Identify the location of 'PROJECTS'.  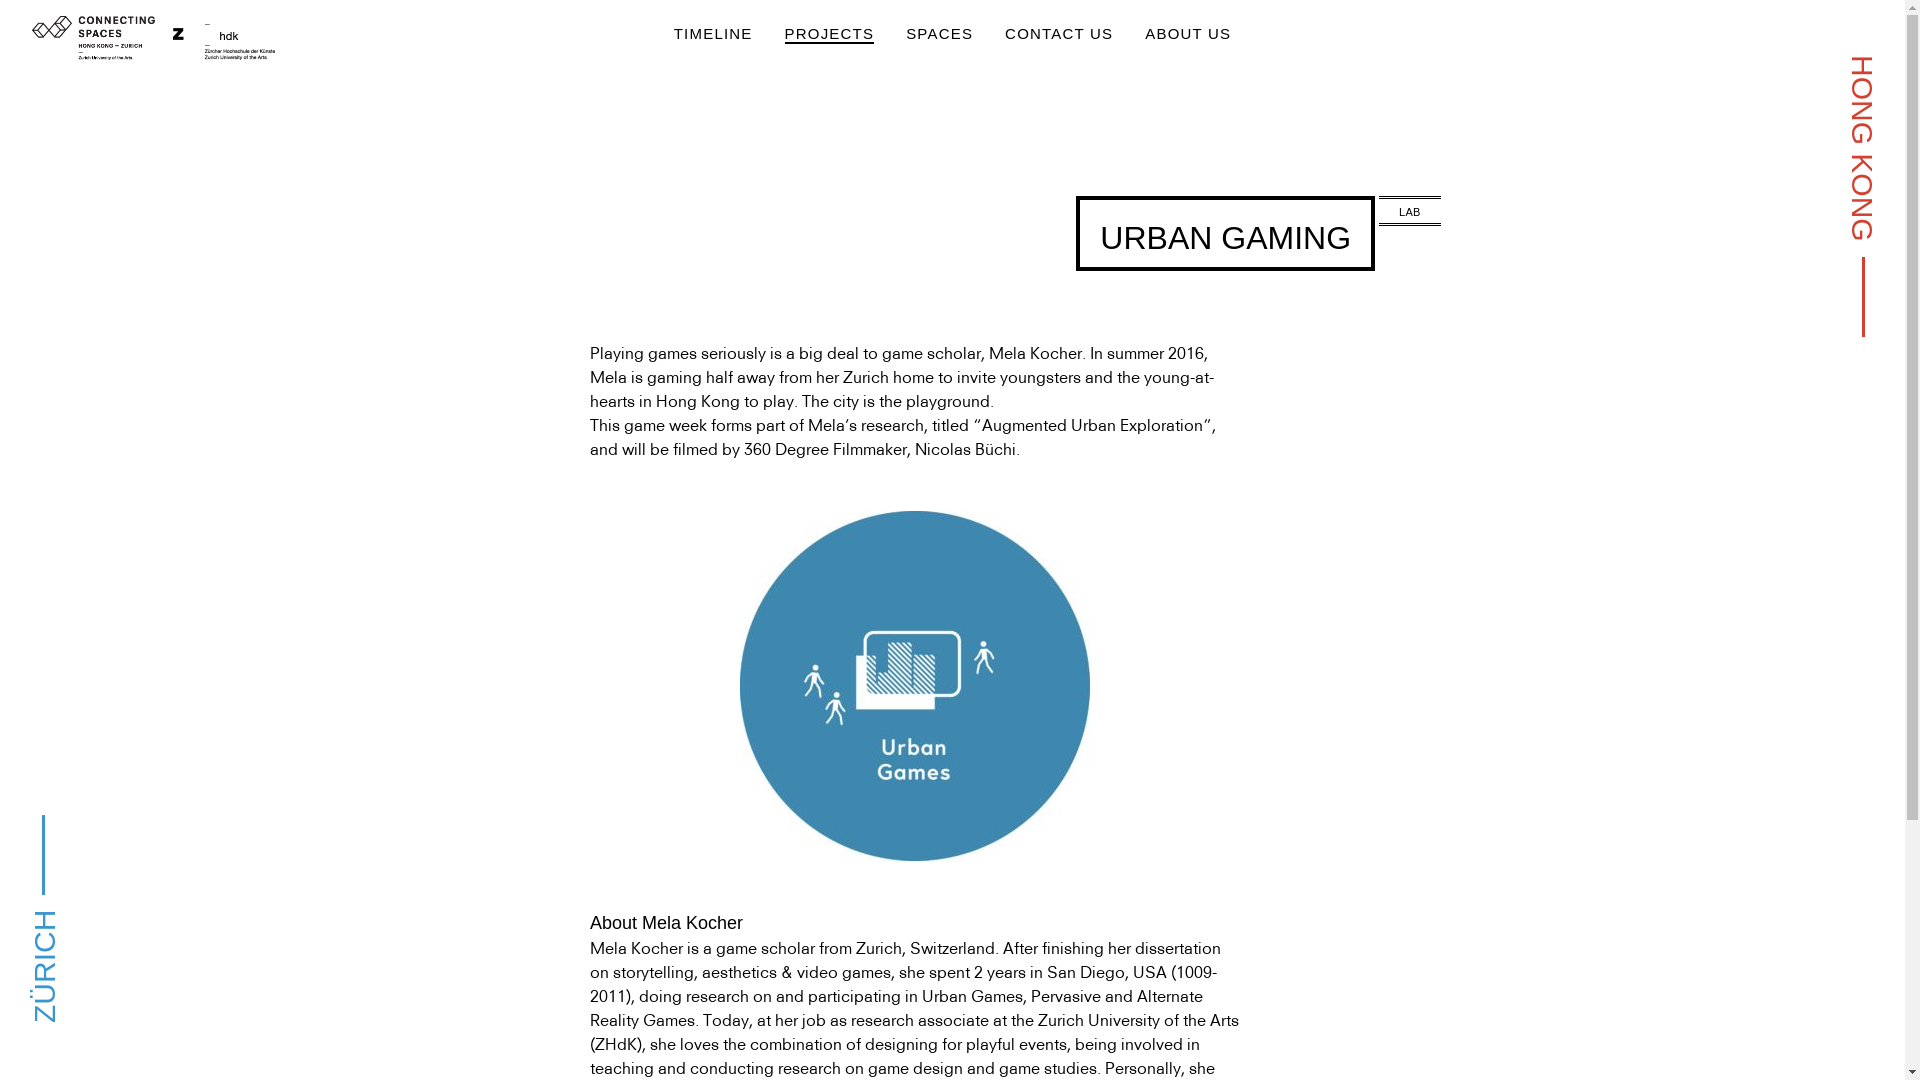
(830, 34).